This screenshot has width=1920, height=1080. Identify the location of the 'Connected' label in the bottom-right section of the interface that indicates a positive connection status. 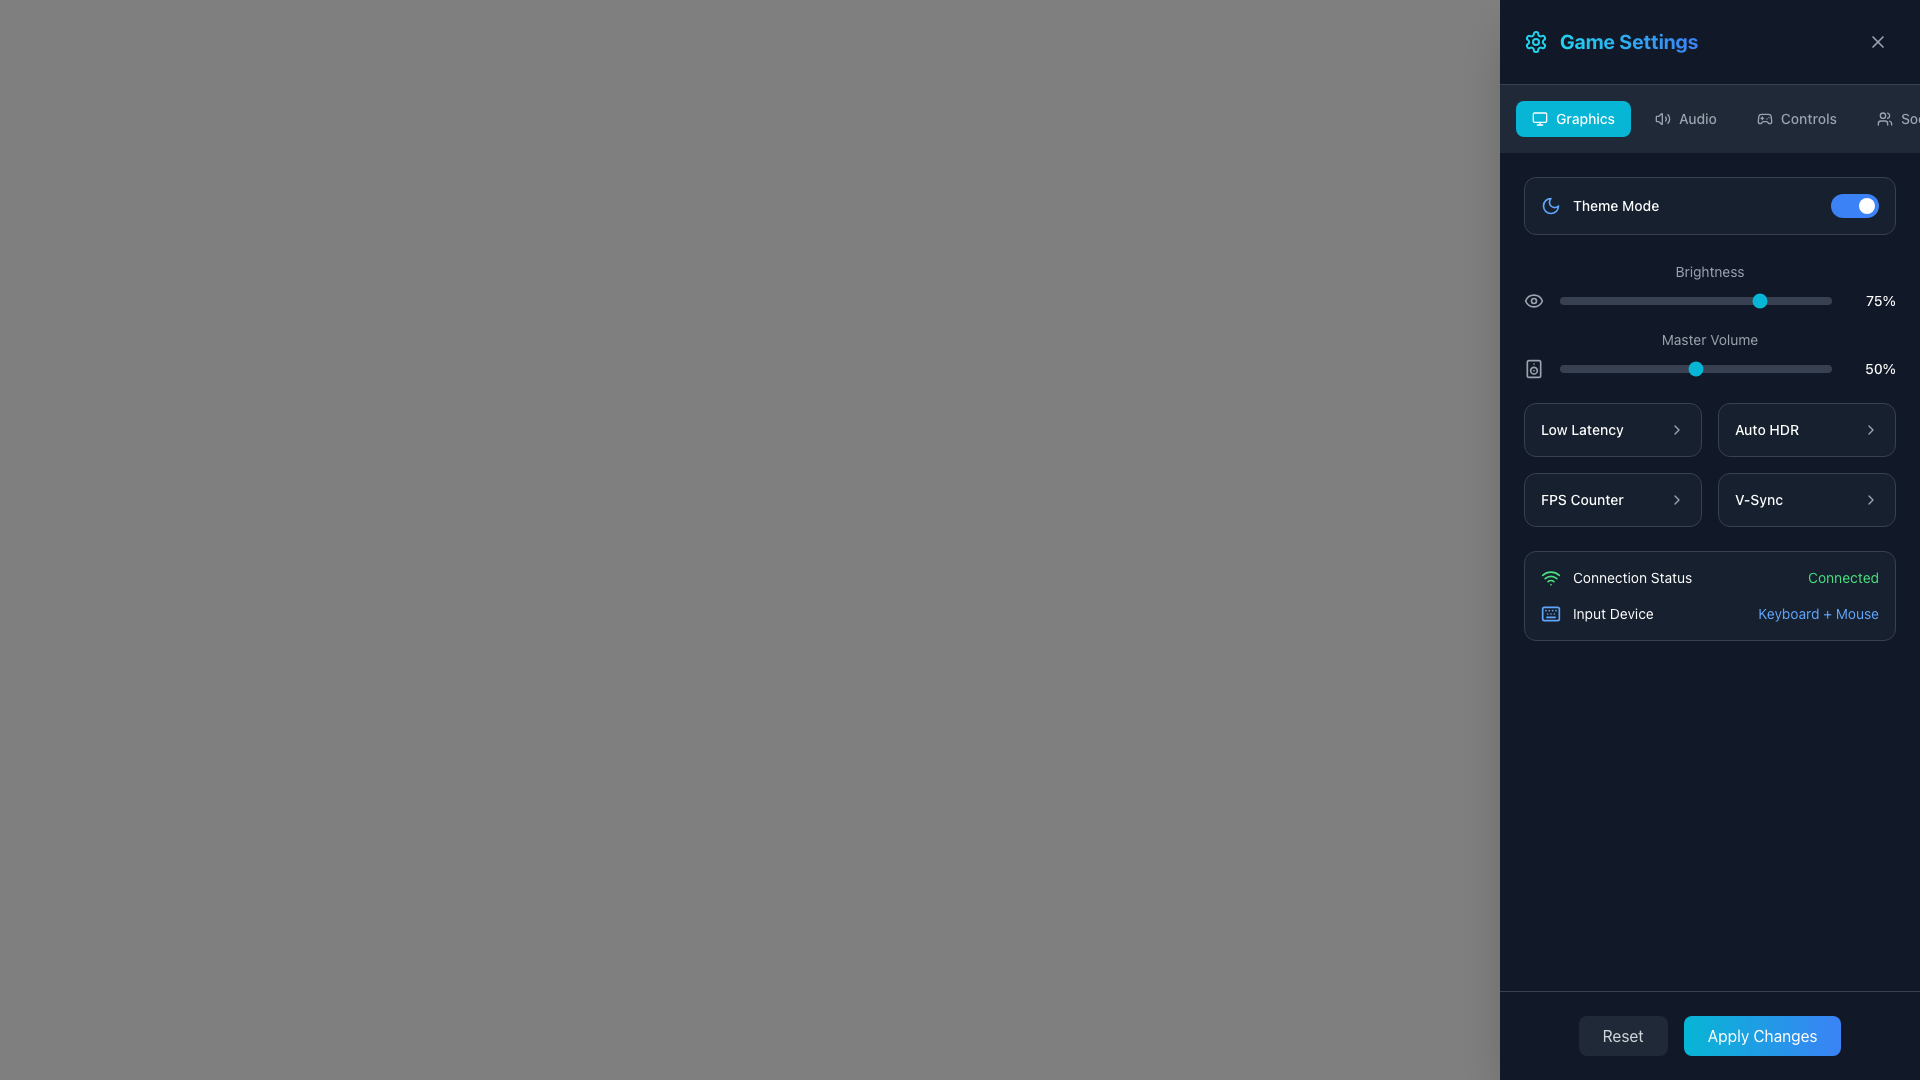
(1842, 578).